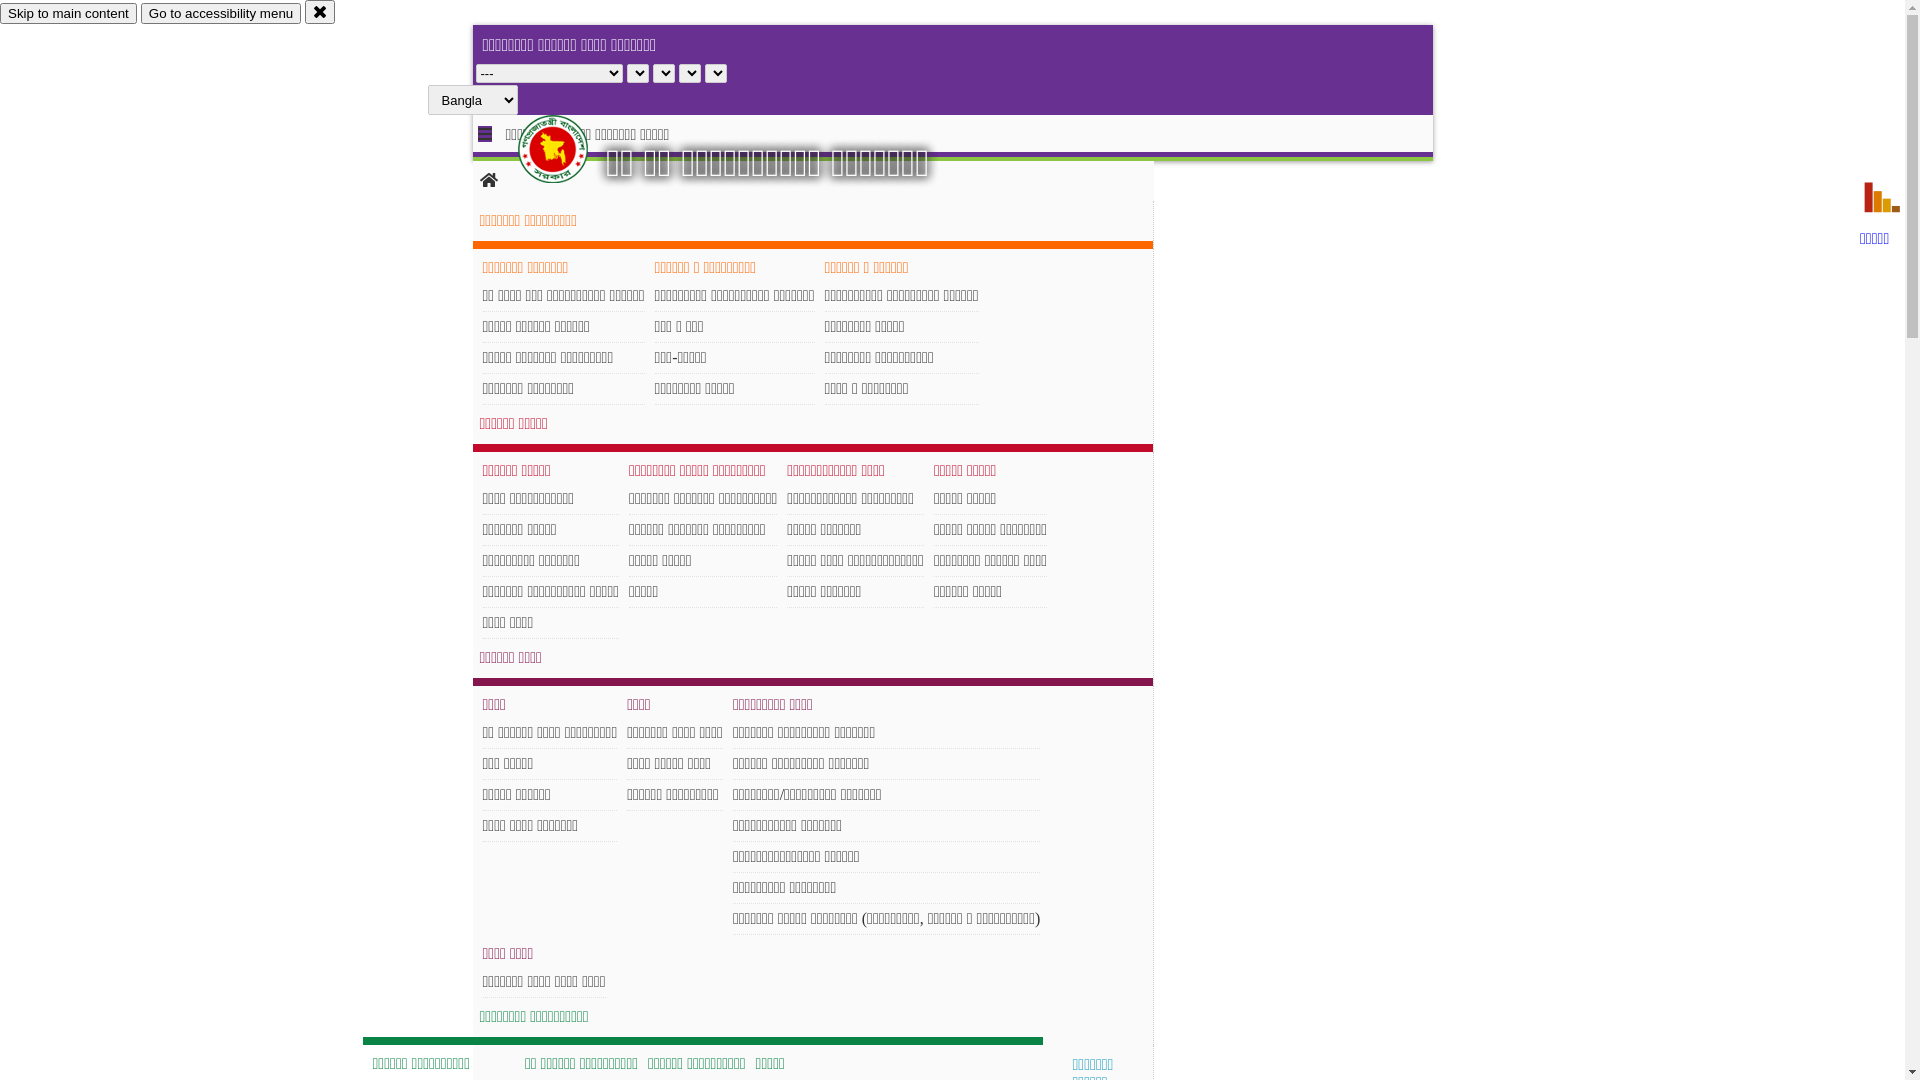 This screenshot has height=1080, width=1920. What do you see at coordinates (569, 148) in the screenshot?
I see `'` at bounding box center [569, 148].